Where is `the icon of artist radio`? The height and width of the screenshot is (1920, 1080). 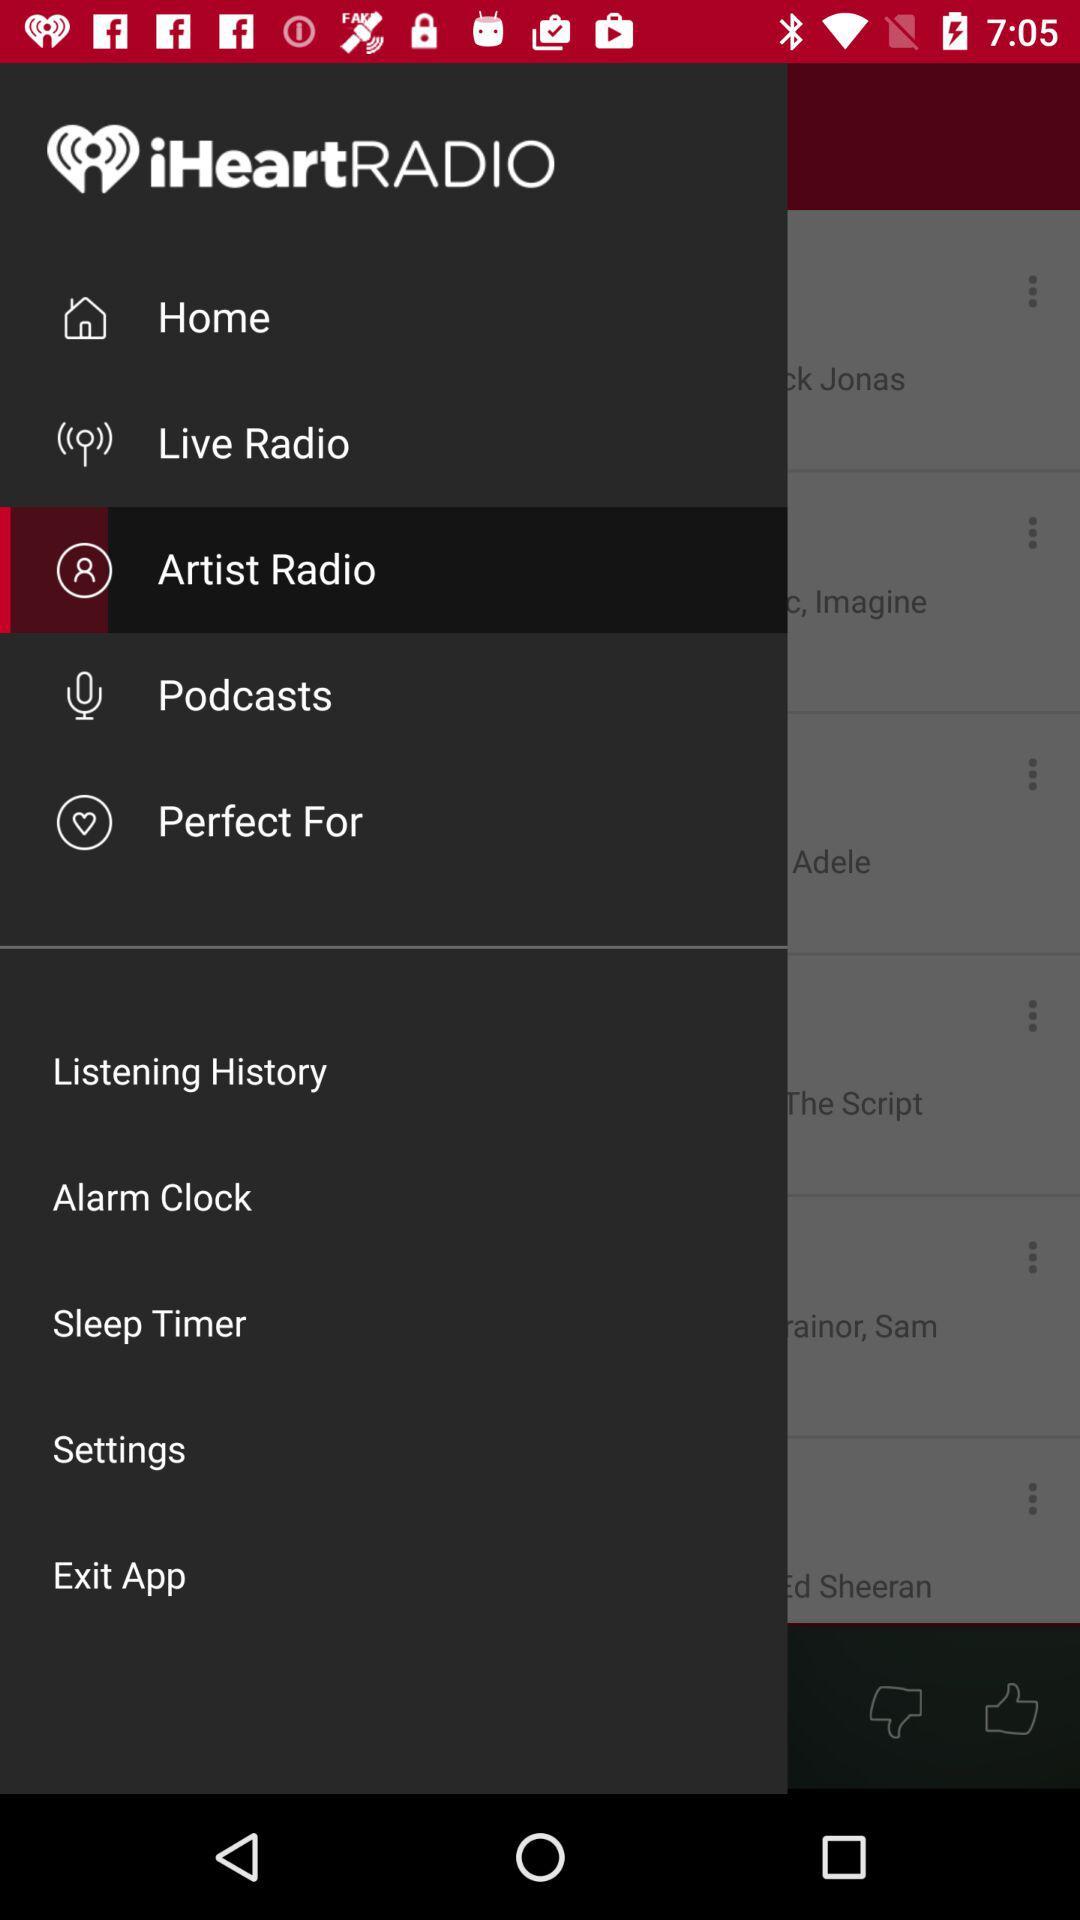
the icon of artist radio is located at coordinates (83, 569).